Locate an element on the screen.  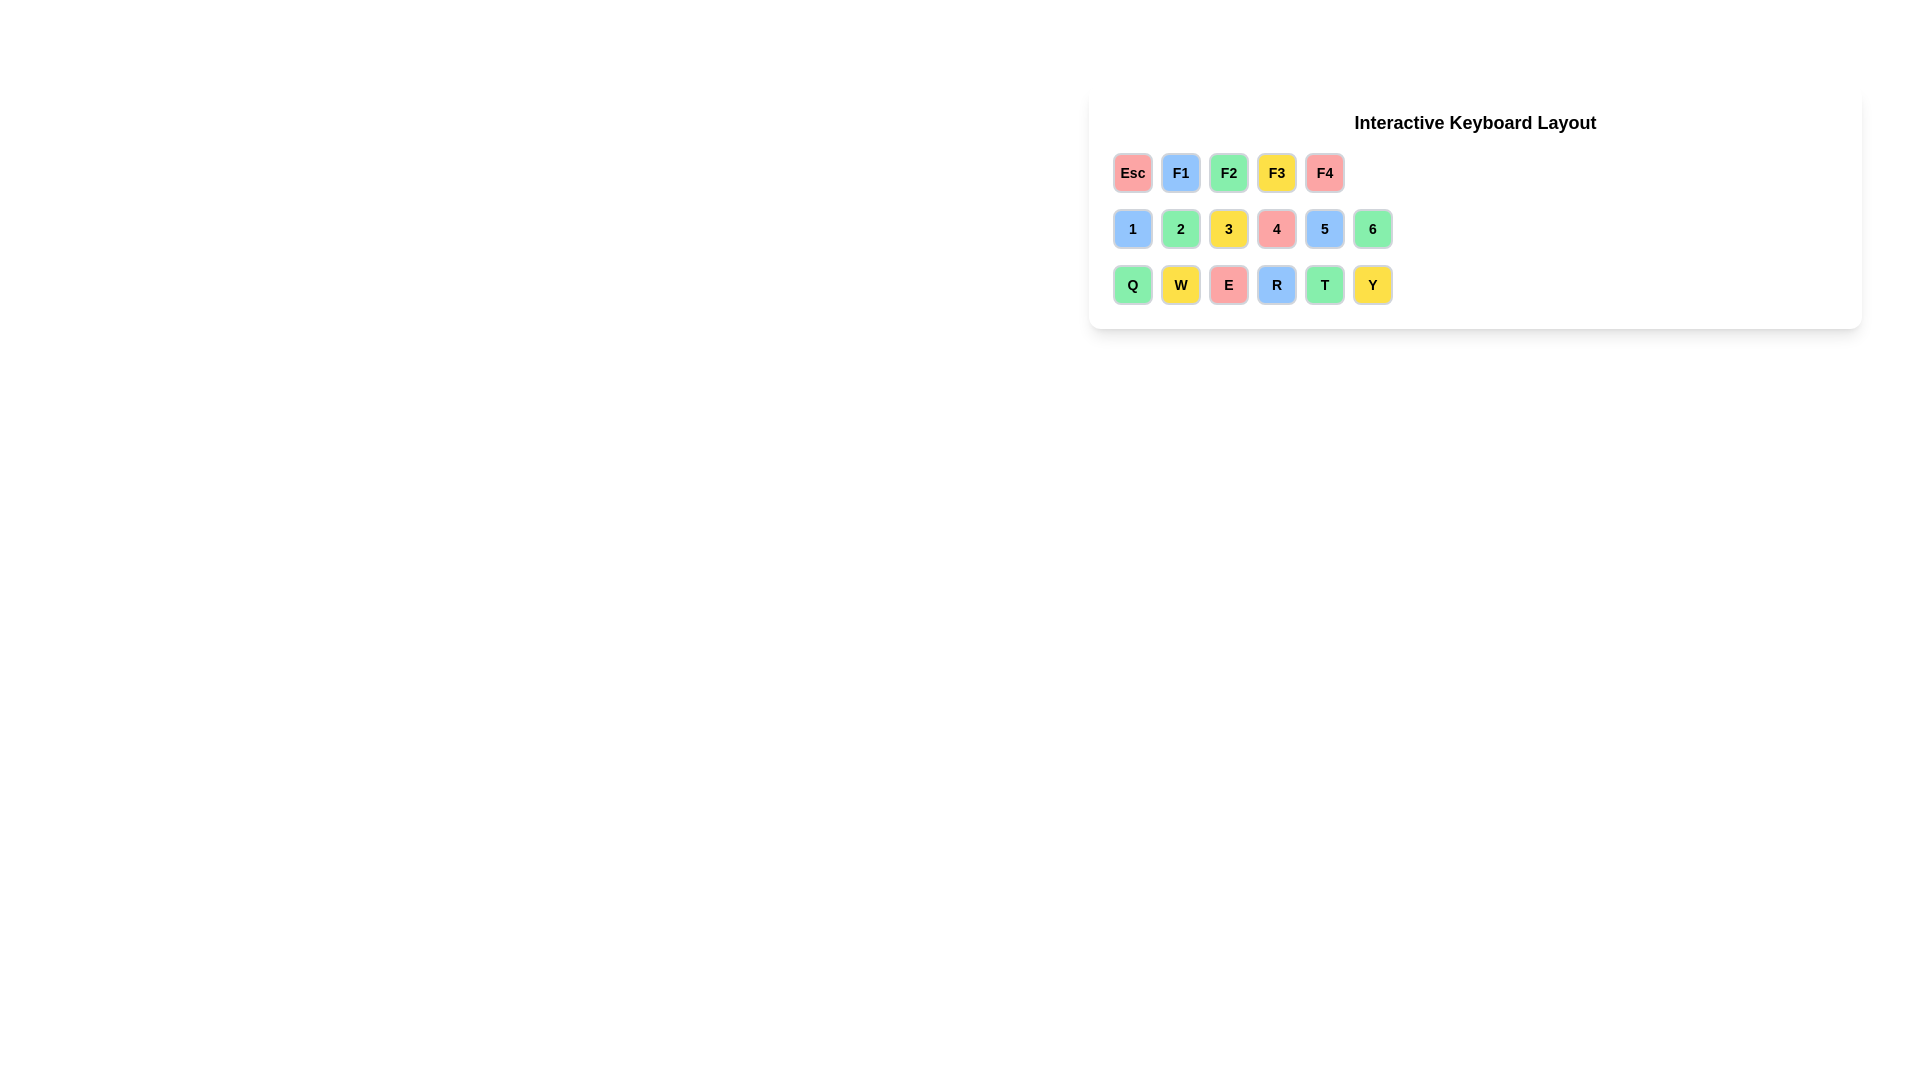
the Label element that is a square box with a yellow background and gray border, containing the letter 'Y' in bold, centered text, located at the bottom-right corner of the visible grid is located at coordinates (1371, 285).